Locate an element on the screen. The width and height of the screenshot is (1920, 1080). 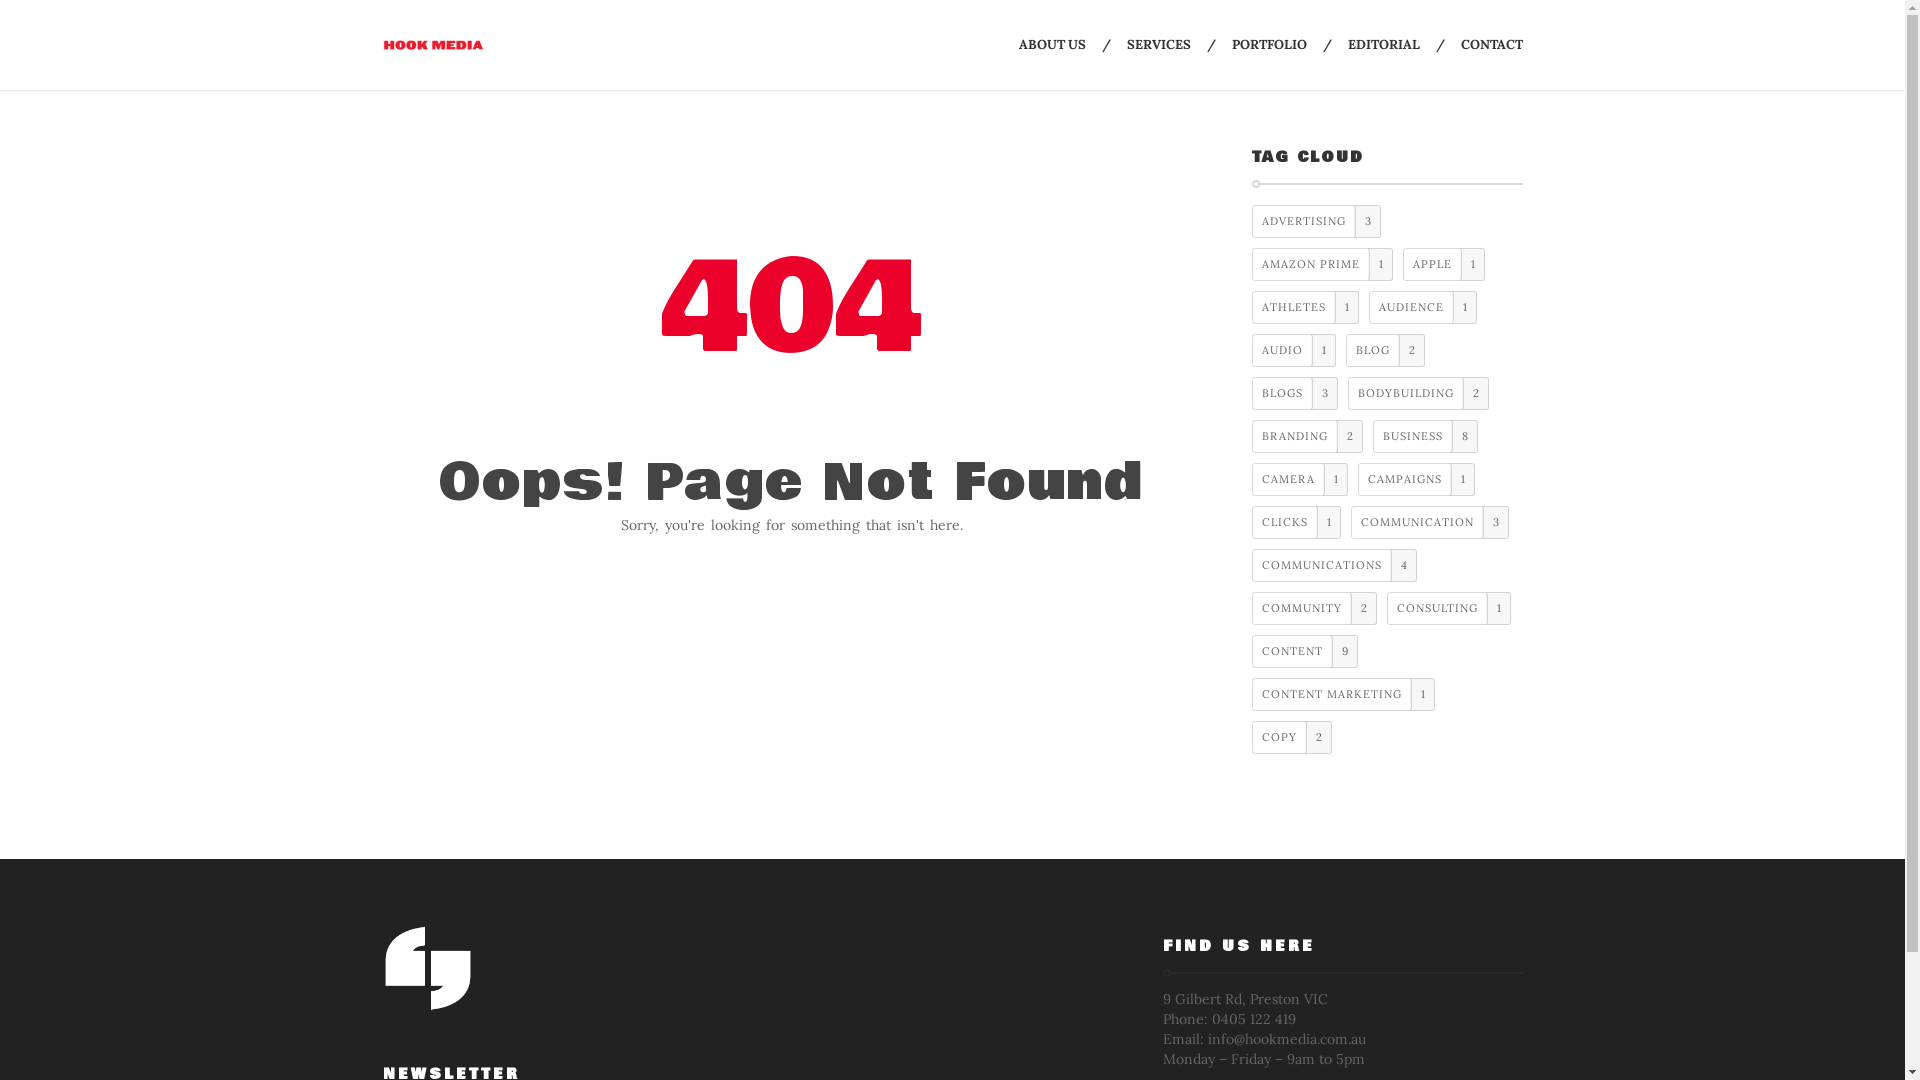
'BODYBUILDING2' is located at coordinates (1417, 393).